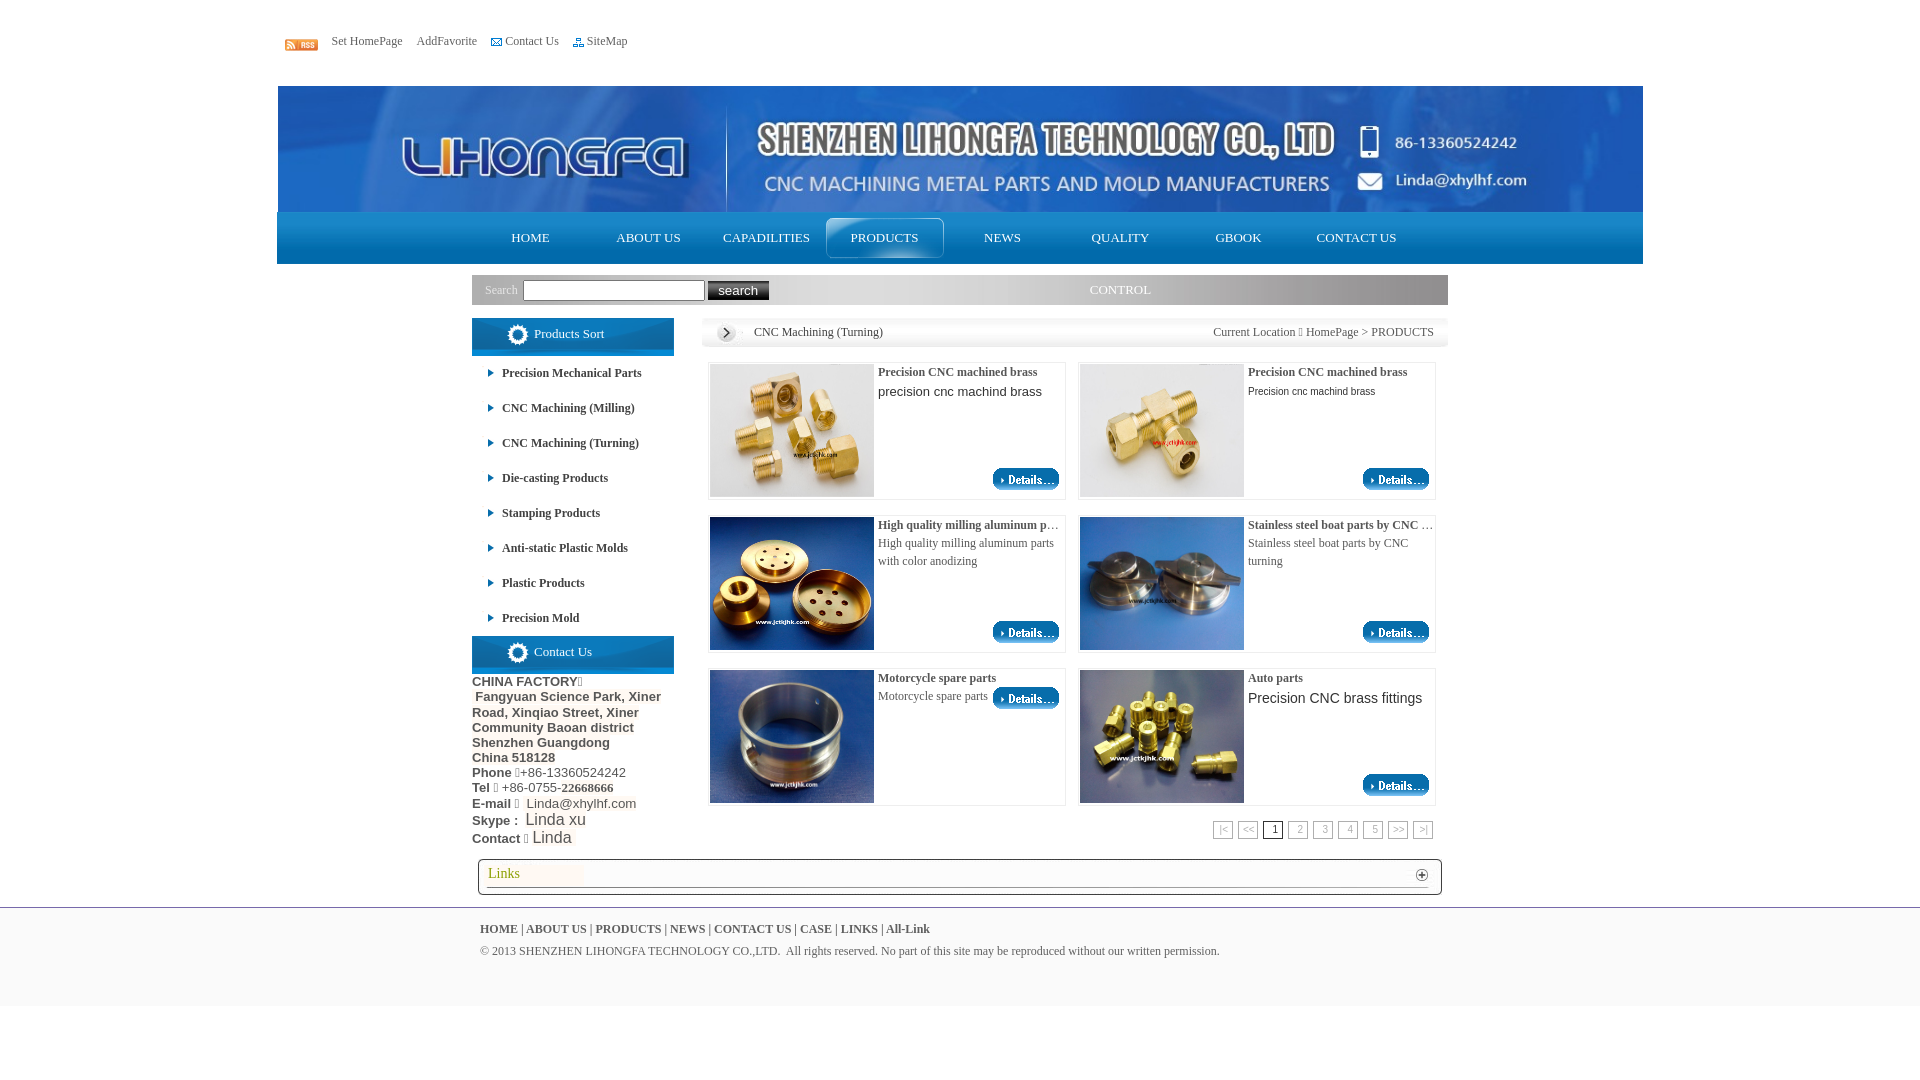 The width and height of the screenshot is (1920, 1080). I want to click on 'HOME', so click(531, 237).